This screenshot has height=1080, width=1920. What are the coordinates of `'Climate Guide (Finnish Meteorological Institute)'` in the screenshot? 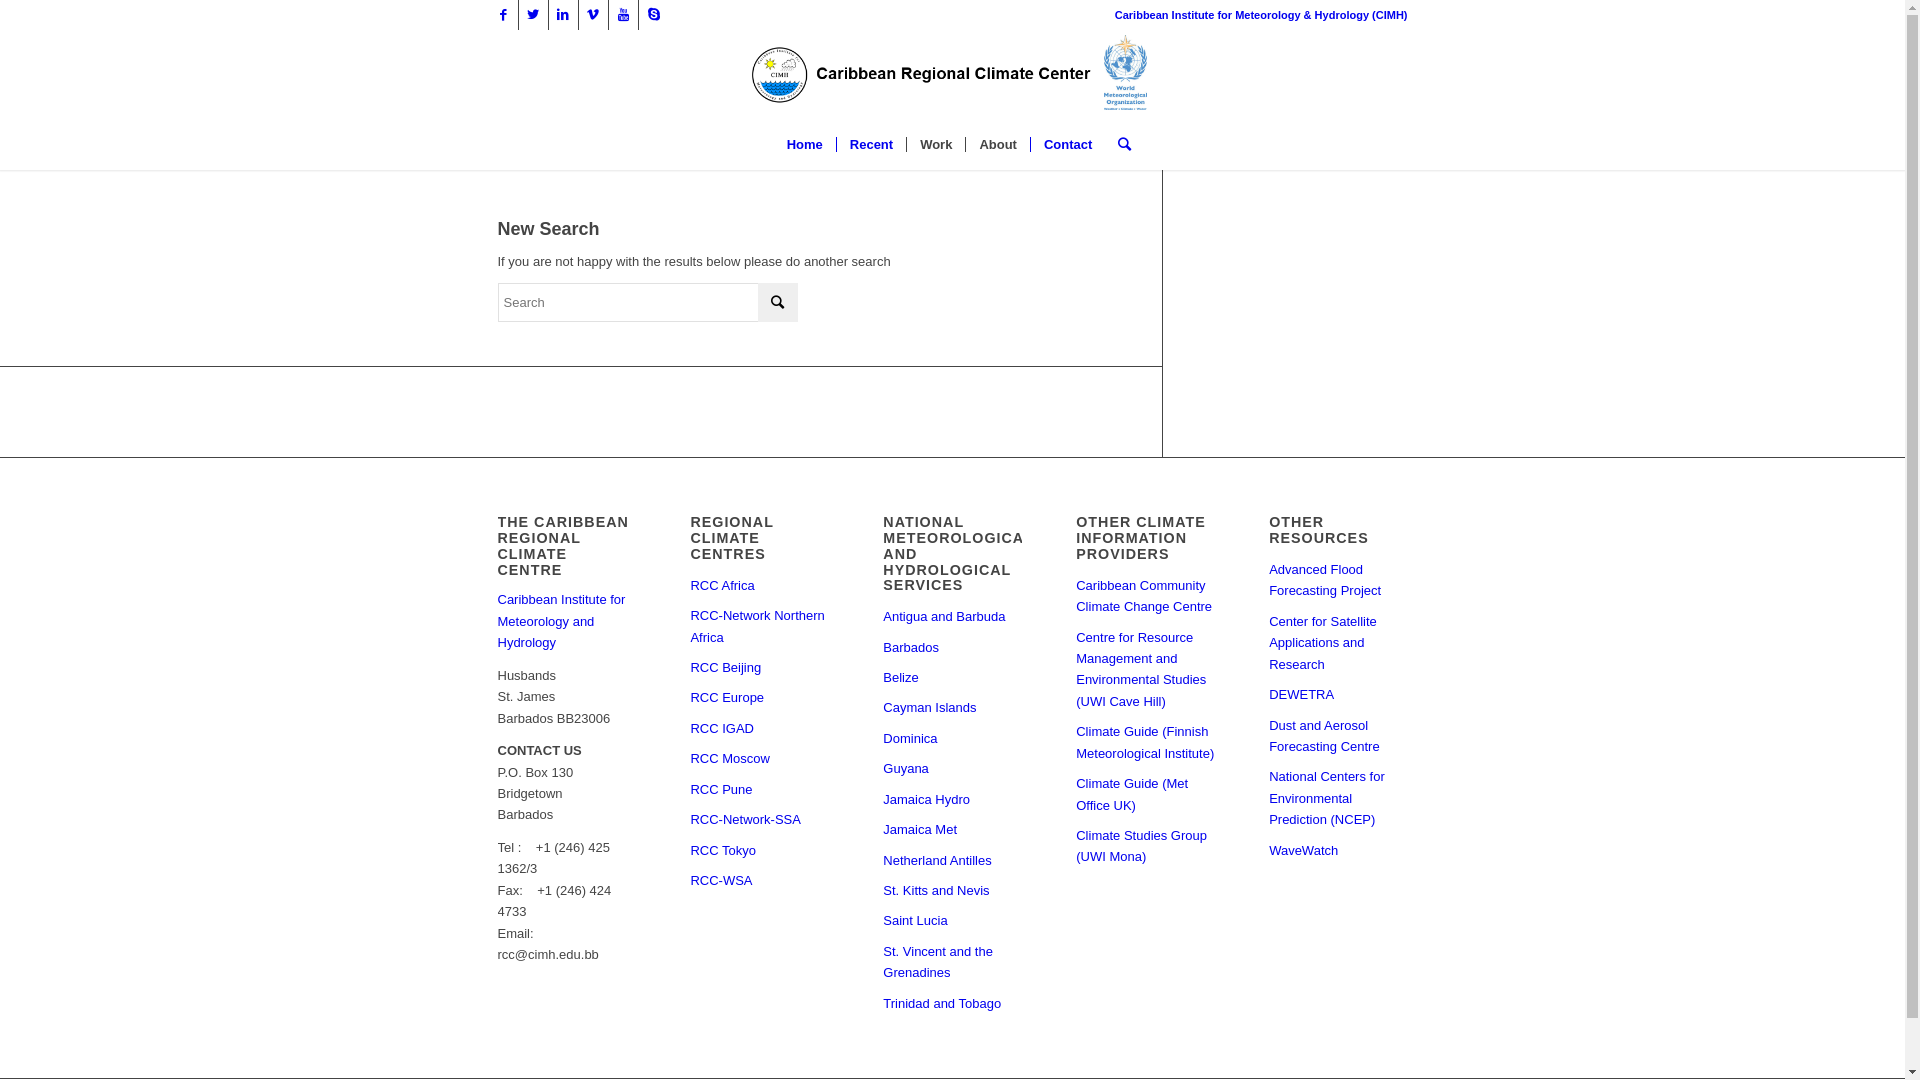 It's located at (1074, 743).